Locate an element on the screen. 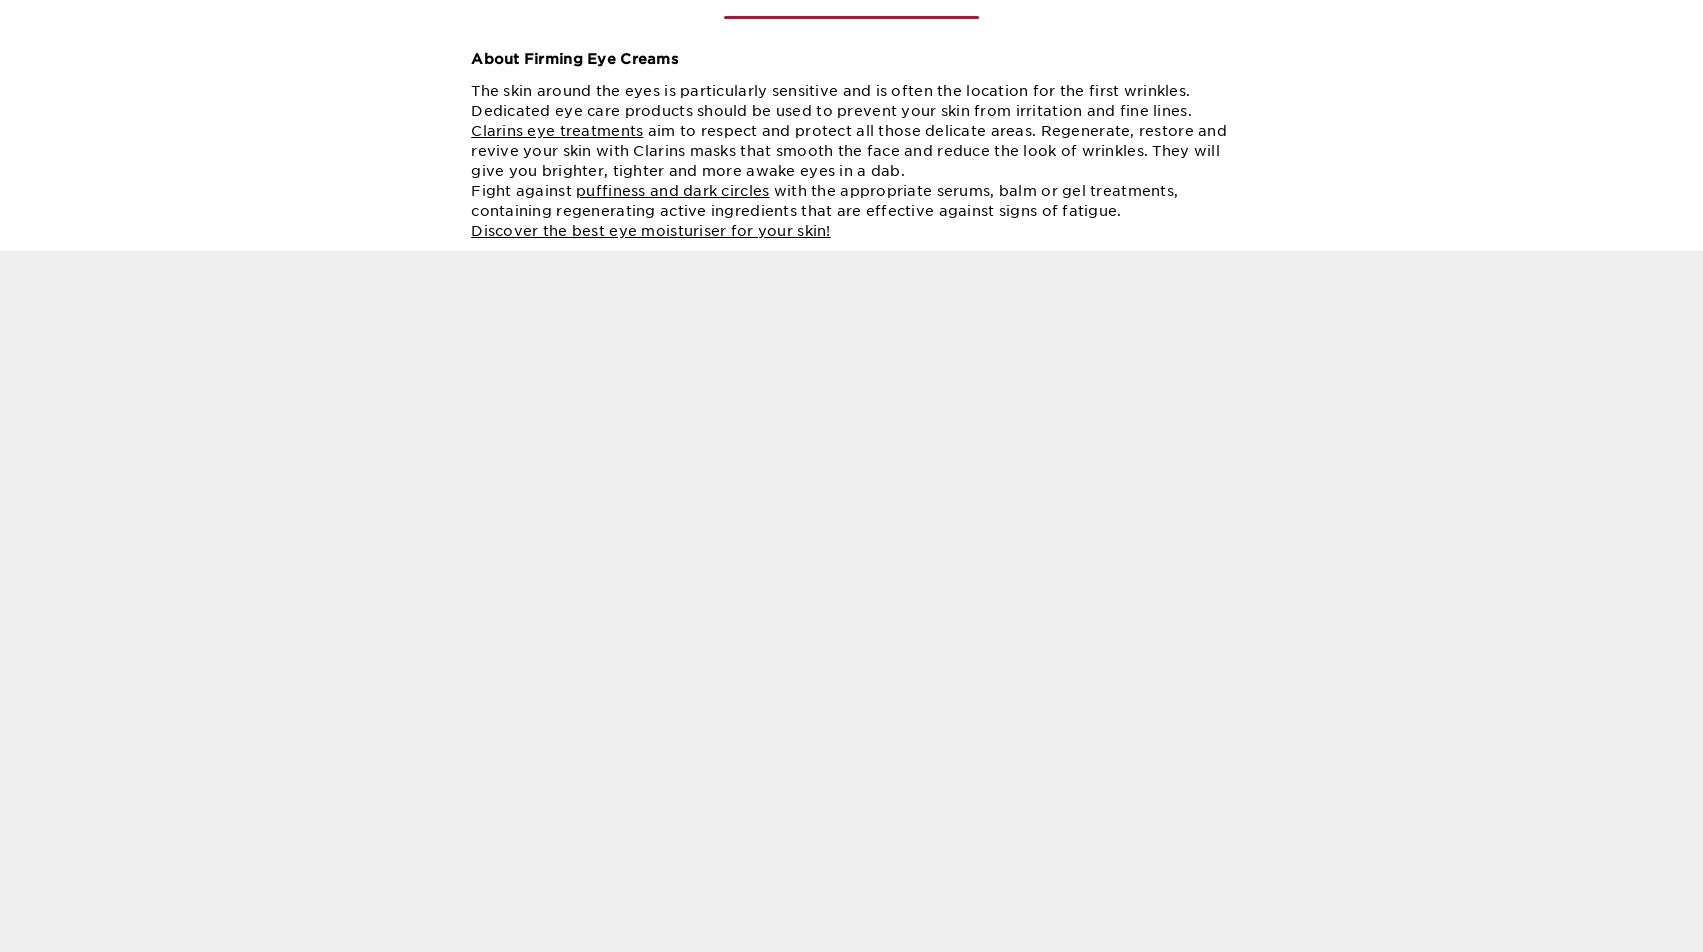 This screenshot has height=952, width=1703. 'MADE IN FRANCE*' is located at coordinates (1121, 803).